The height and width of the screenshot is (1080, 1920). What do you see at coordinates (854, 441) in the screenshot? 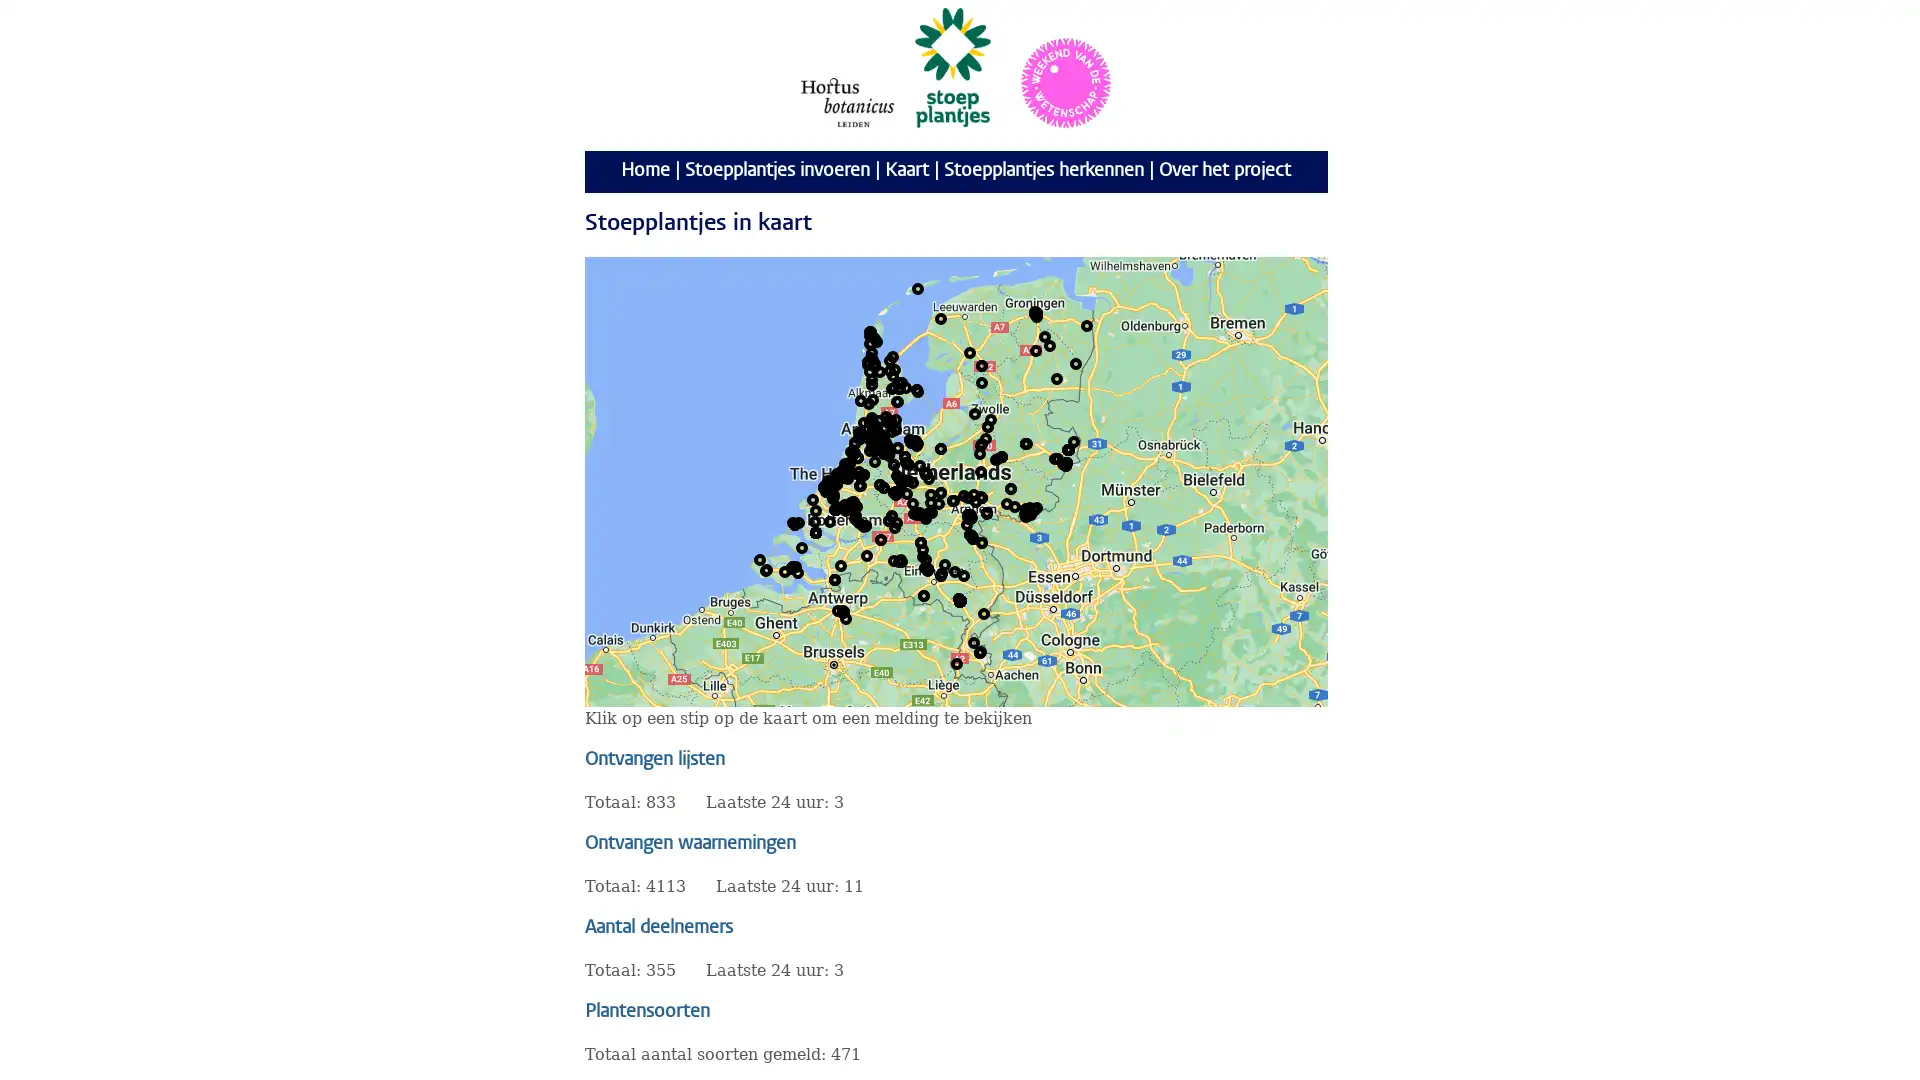
I see `Telling van Reinier Hopmans op 16 mei 2022` at bounding box center [854, 441].